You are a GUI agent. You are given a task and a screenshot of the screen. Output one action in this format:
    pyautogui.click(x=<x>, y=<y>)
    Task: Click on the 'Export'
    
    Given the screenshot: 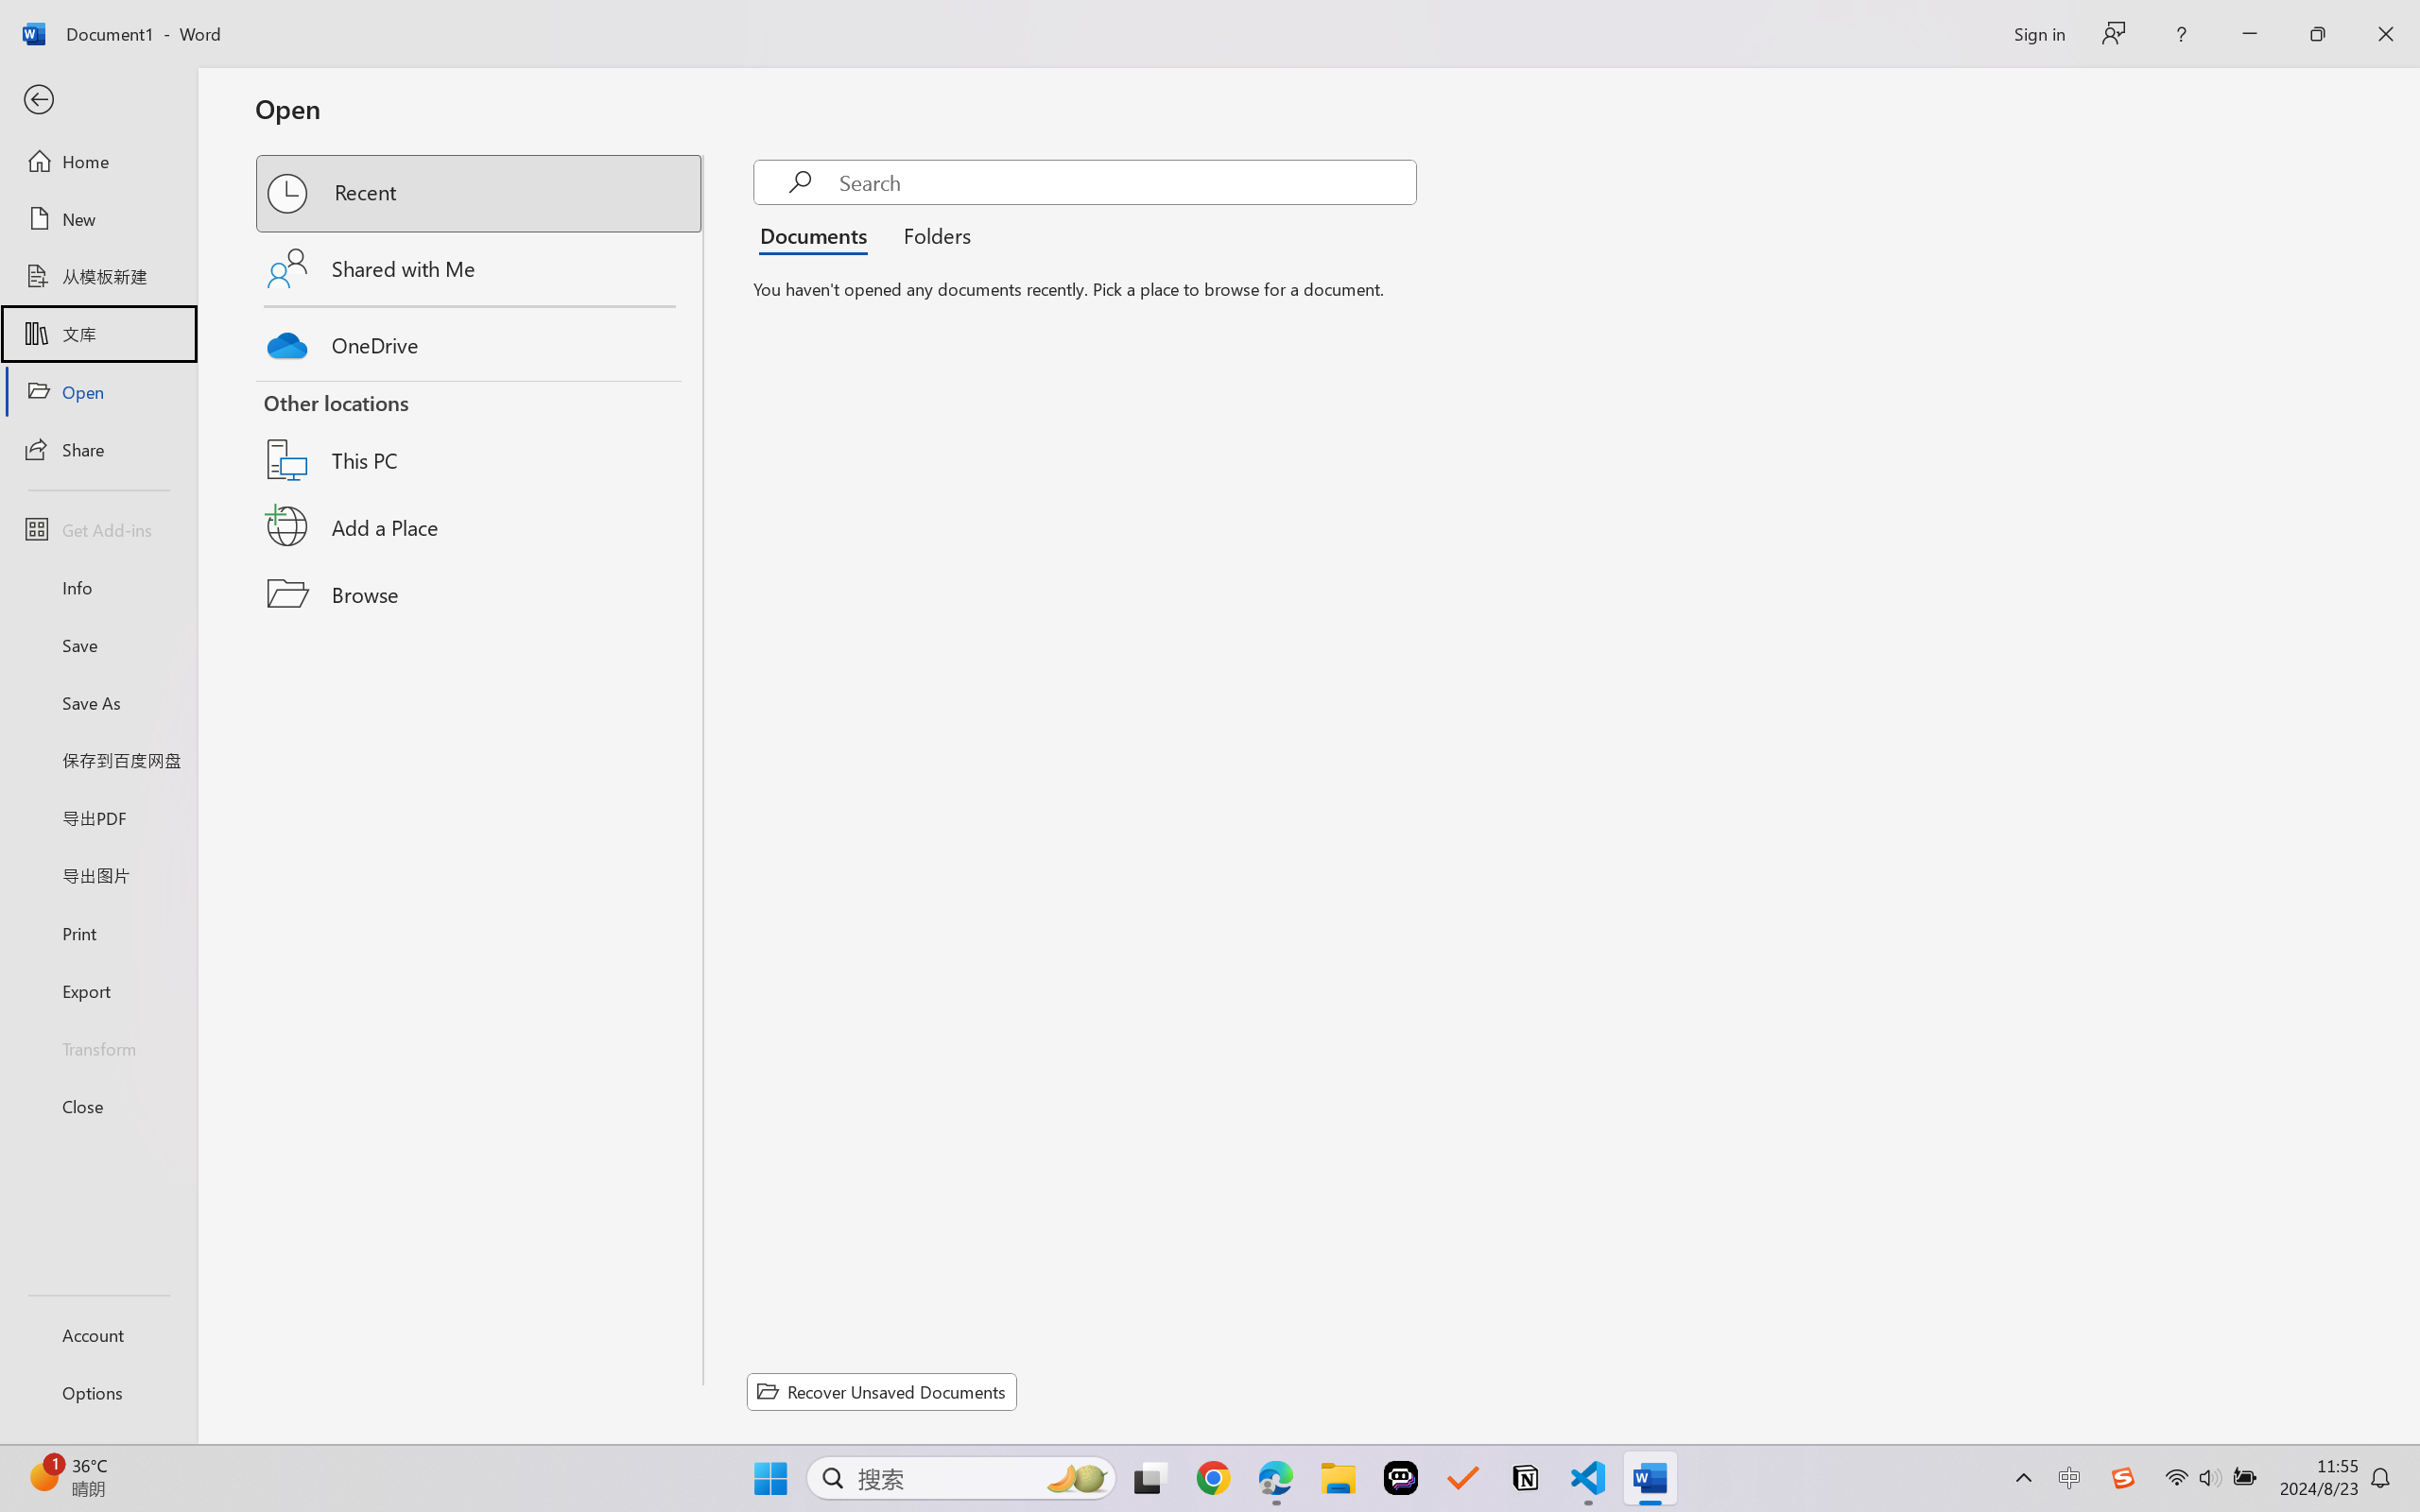 What is the action you would take?
    pyautogui.click(x=97, y=989)
    